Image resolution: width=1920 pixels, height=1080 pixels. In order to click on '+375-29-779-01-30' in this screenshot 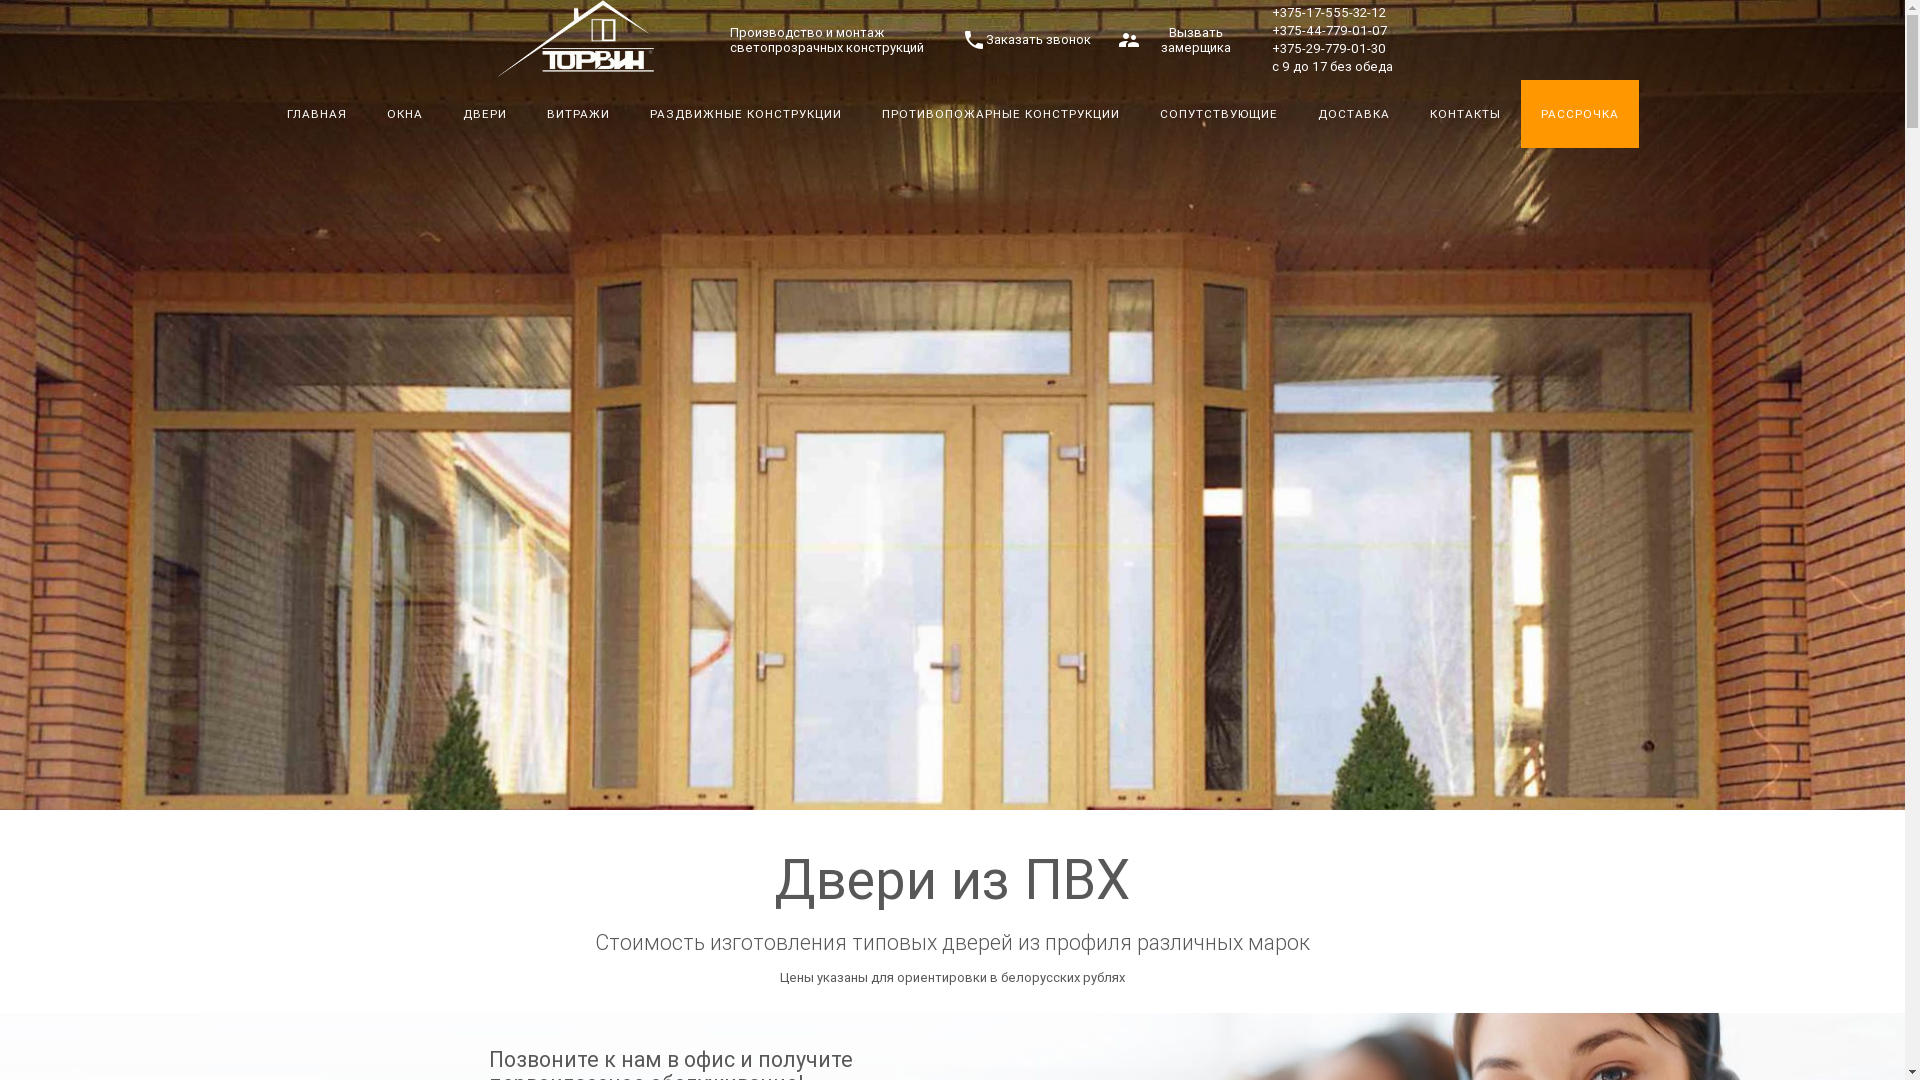, I will do `click(1329, 47)`.